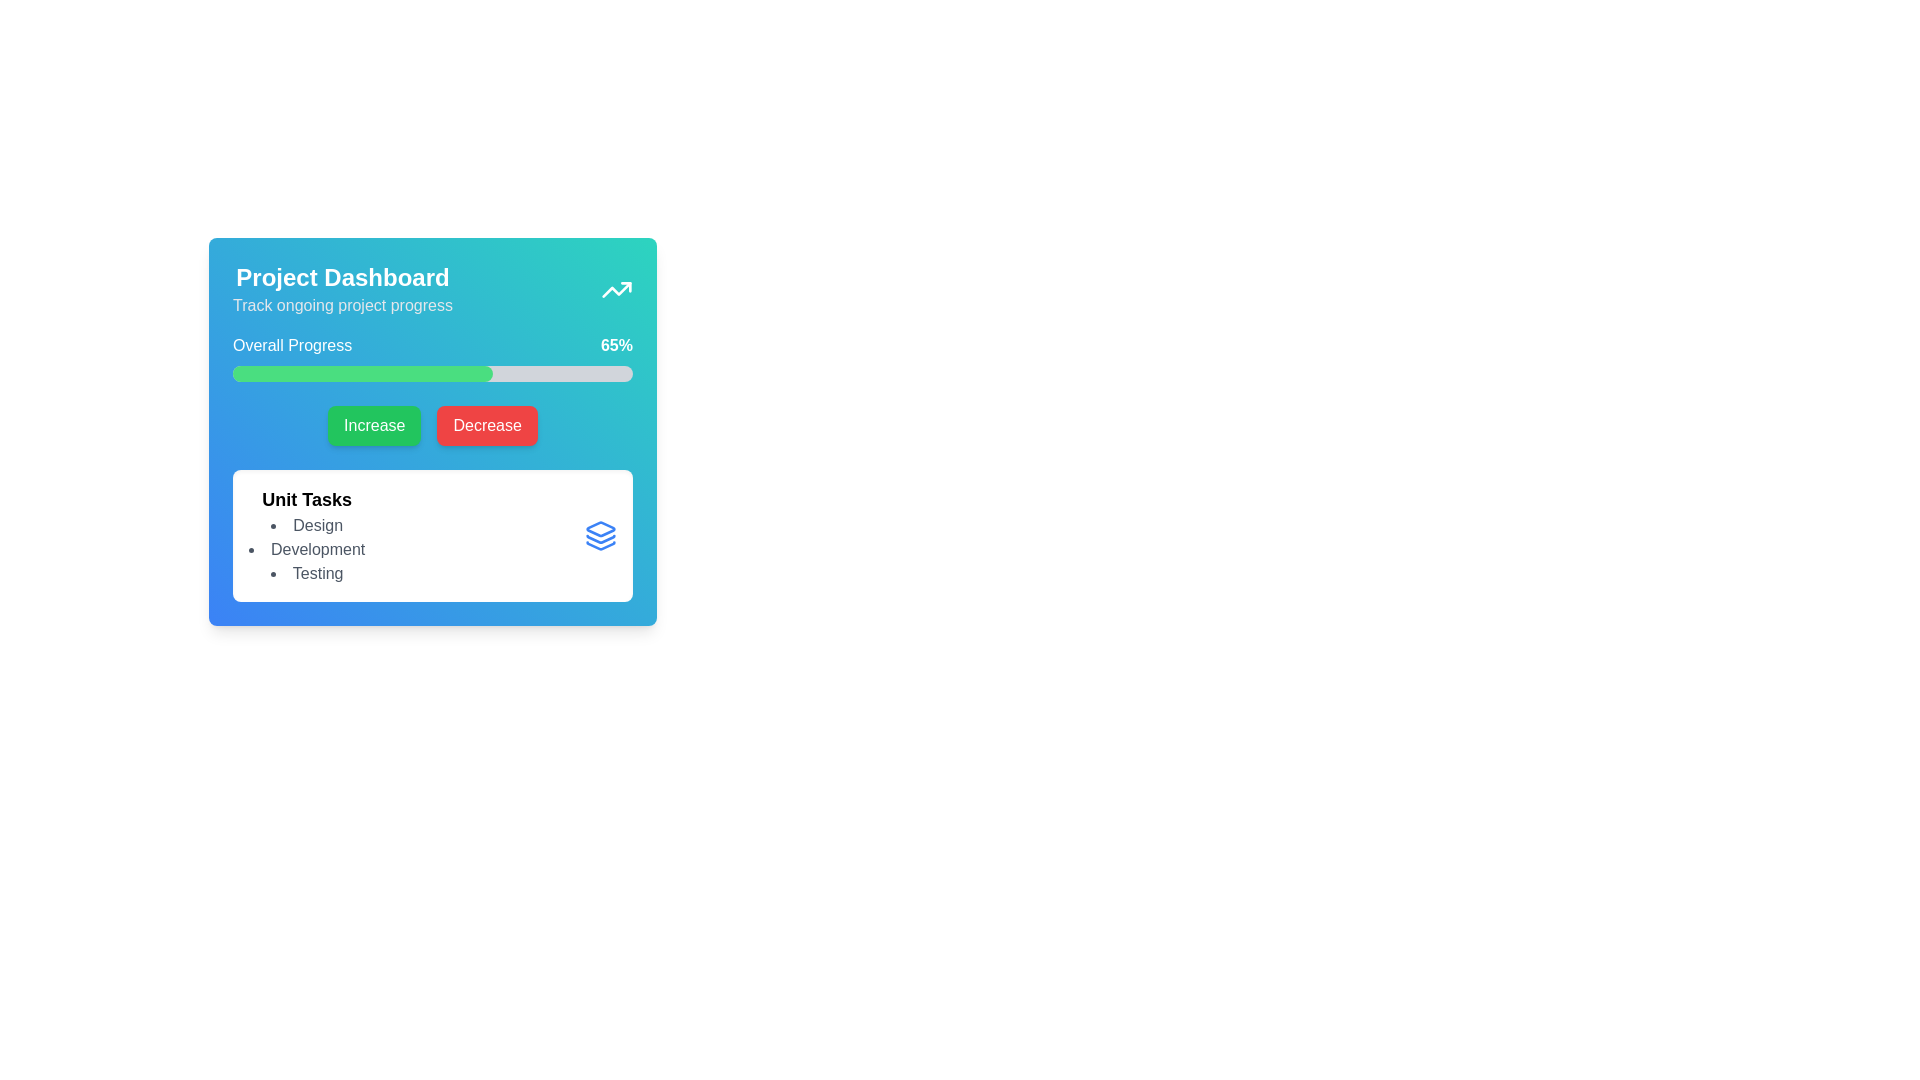 The width and height of the screenshot is (1920, 1080). What do you see at coordinates (431, 357) in the screenshot?
I see `the Progress Bar, which is centrally located beneath the title 'Project Dashboard' and above the 'Increase' and 'Decrease' buttons, indicating 65% completion` at bounding box center [431, 357].